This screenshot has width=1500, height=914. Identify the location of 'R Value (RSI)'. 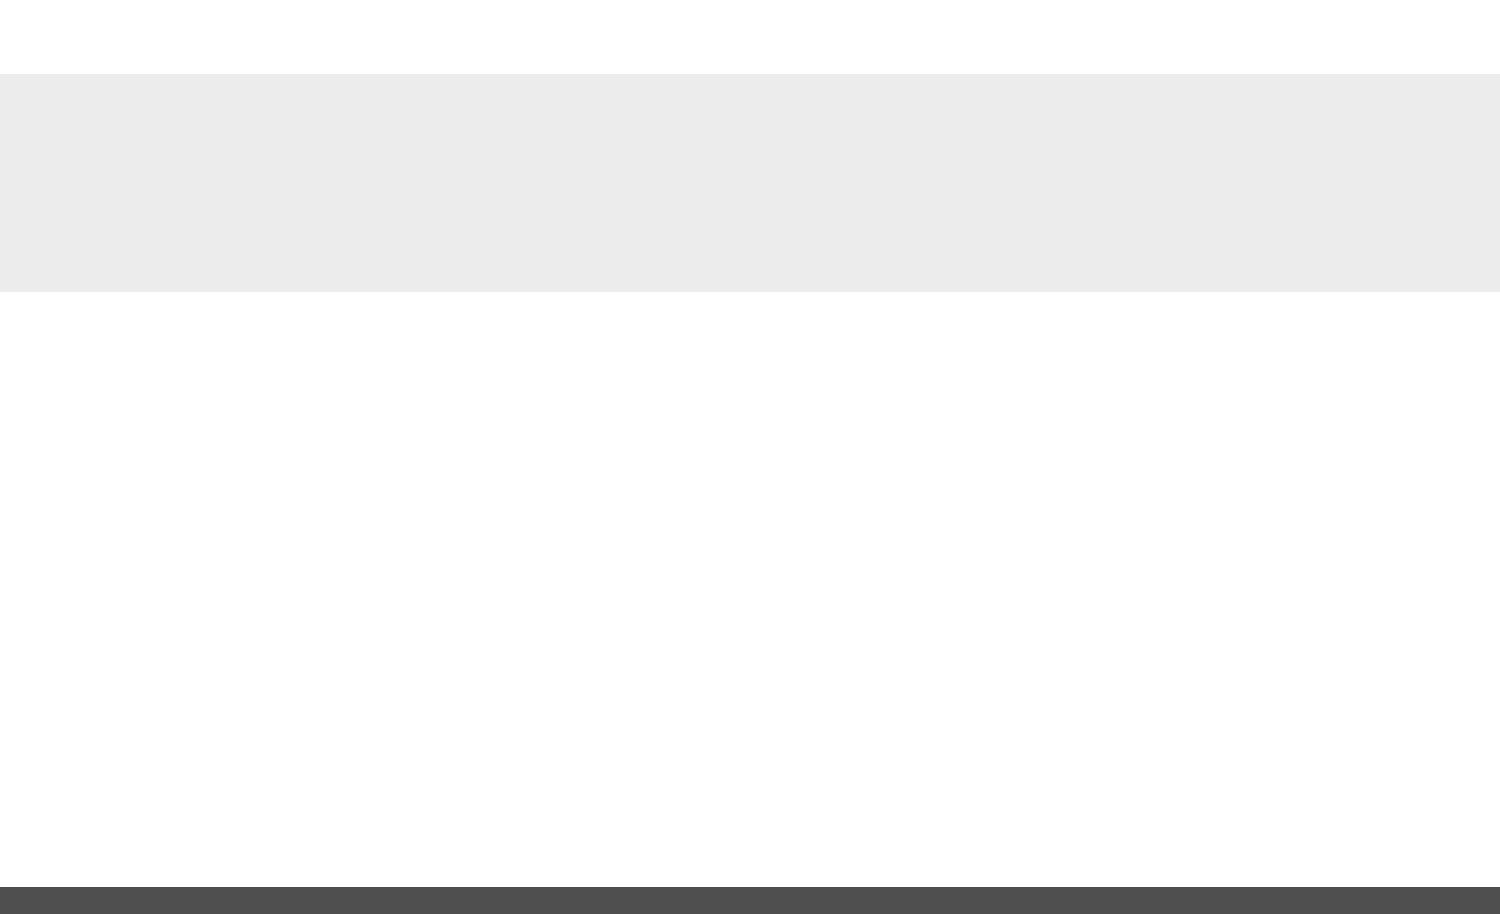
(397, 614).